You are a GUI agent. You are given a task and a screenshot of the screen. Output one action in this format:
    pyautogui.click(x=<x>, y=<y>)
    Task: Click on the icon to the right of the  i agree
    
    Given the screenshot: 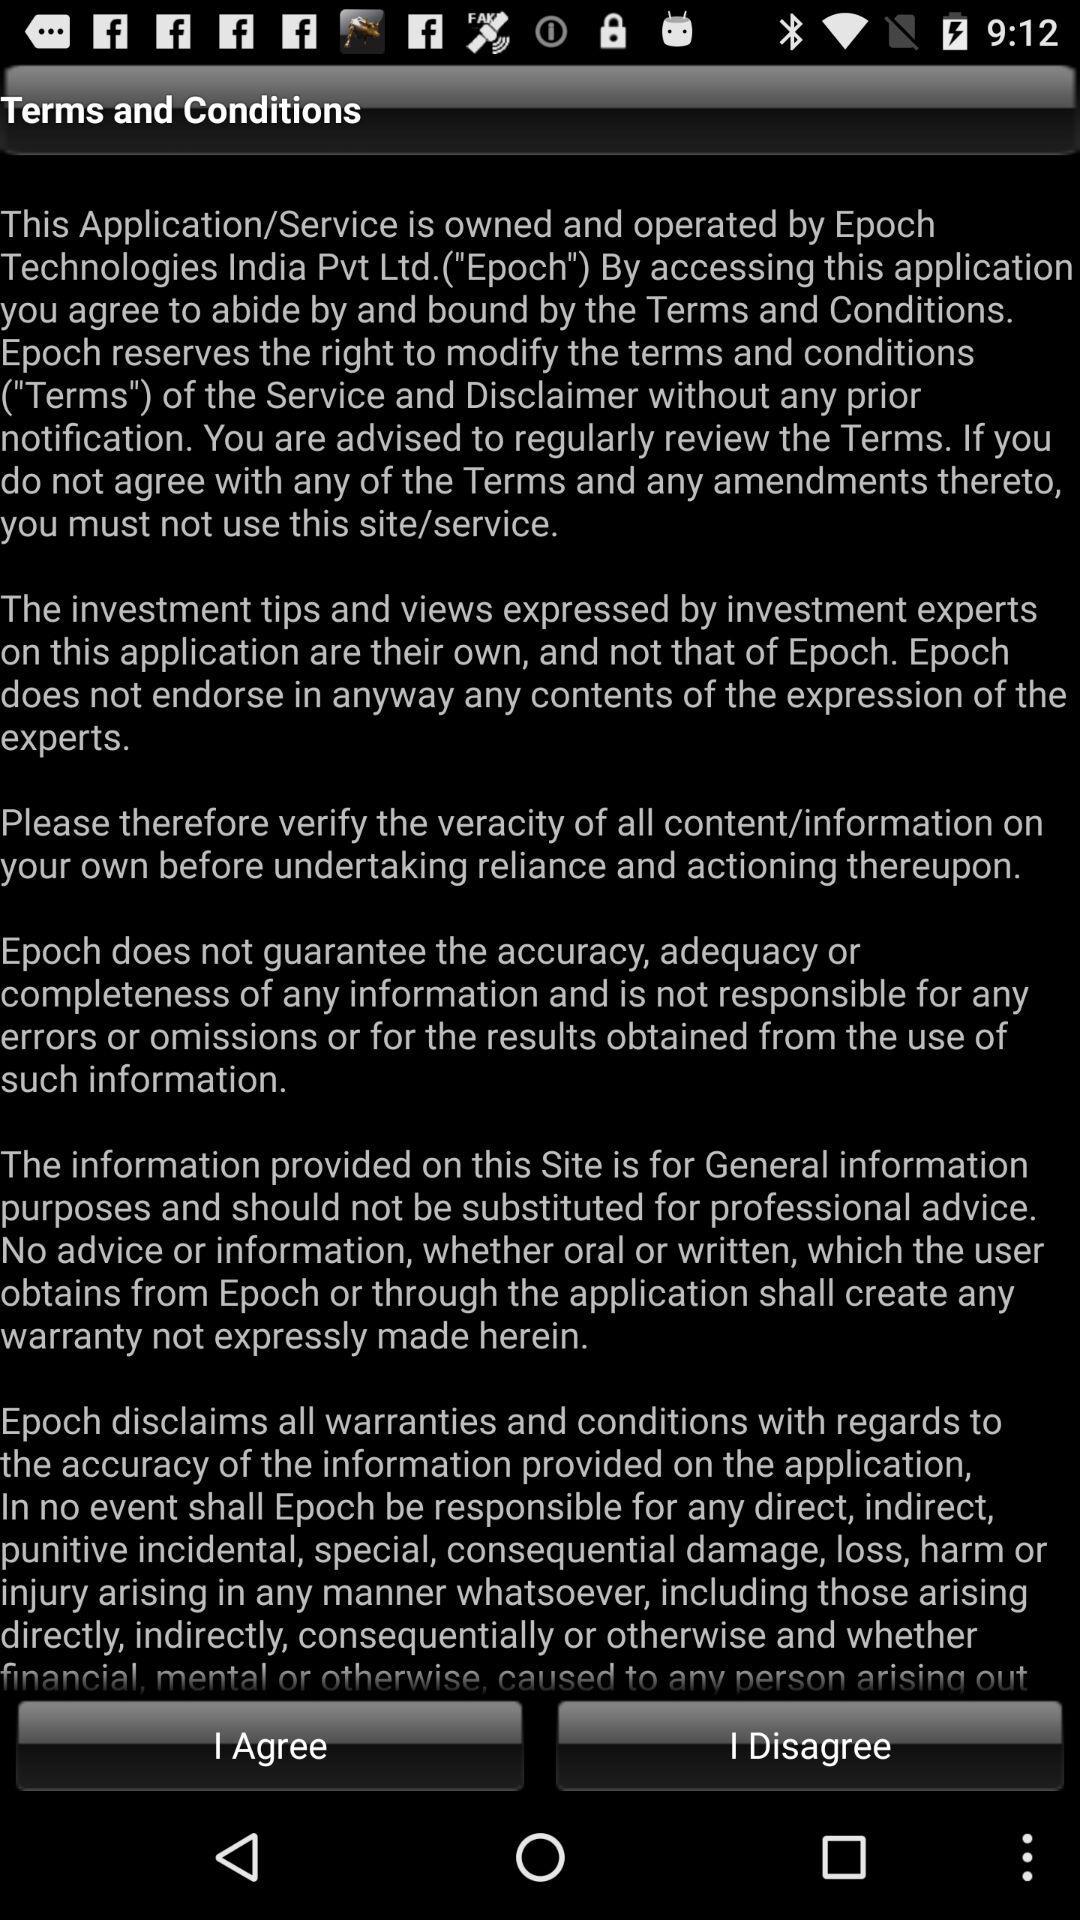 What is the action you would take?
    pyautogui.click(x=810, y=1743)
    